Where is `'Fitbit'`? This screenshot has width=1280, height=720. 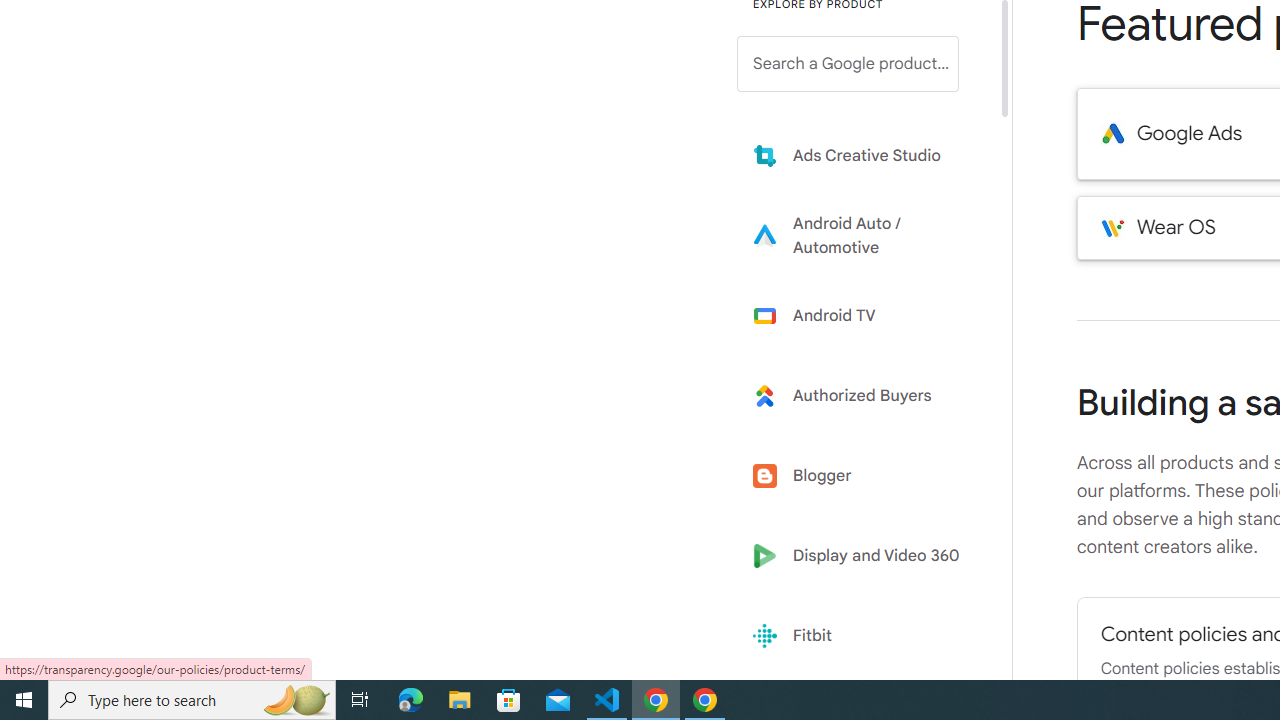 'Fitbit' is located at coordinates (862, 636).